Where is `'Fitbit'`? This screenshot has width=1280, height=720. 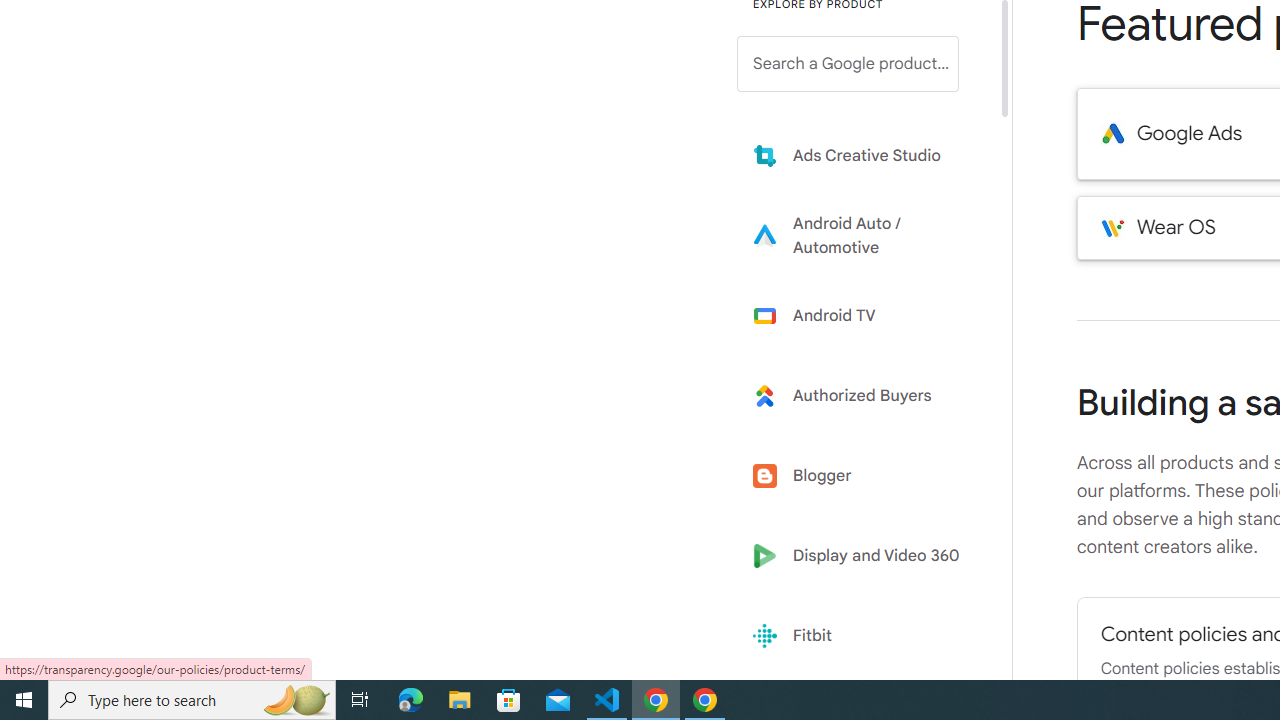 'Fitbit' is located at coordinates (862, 636).